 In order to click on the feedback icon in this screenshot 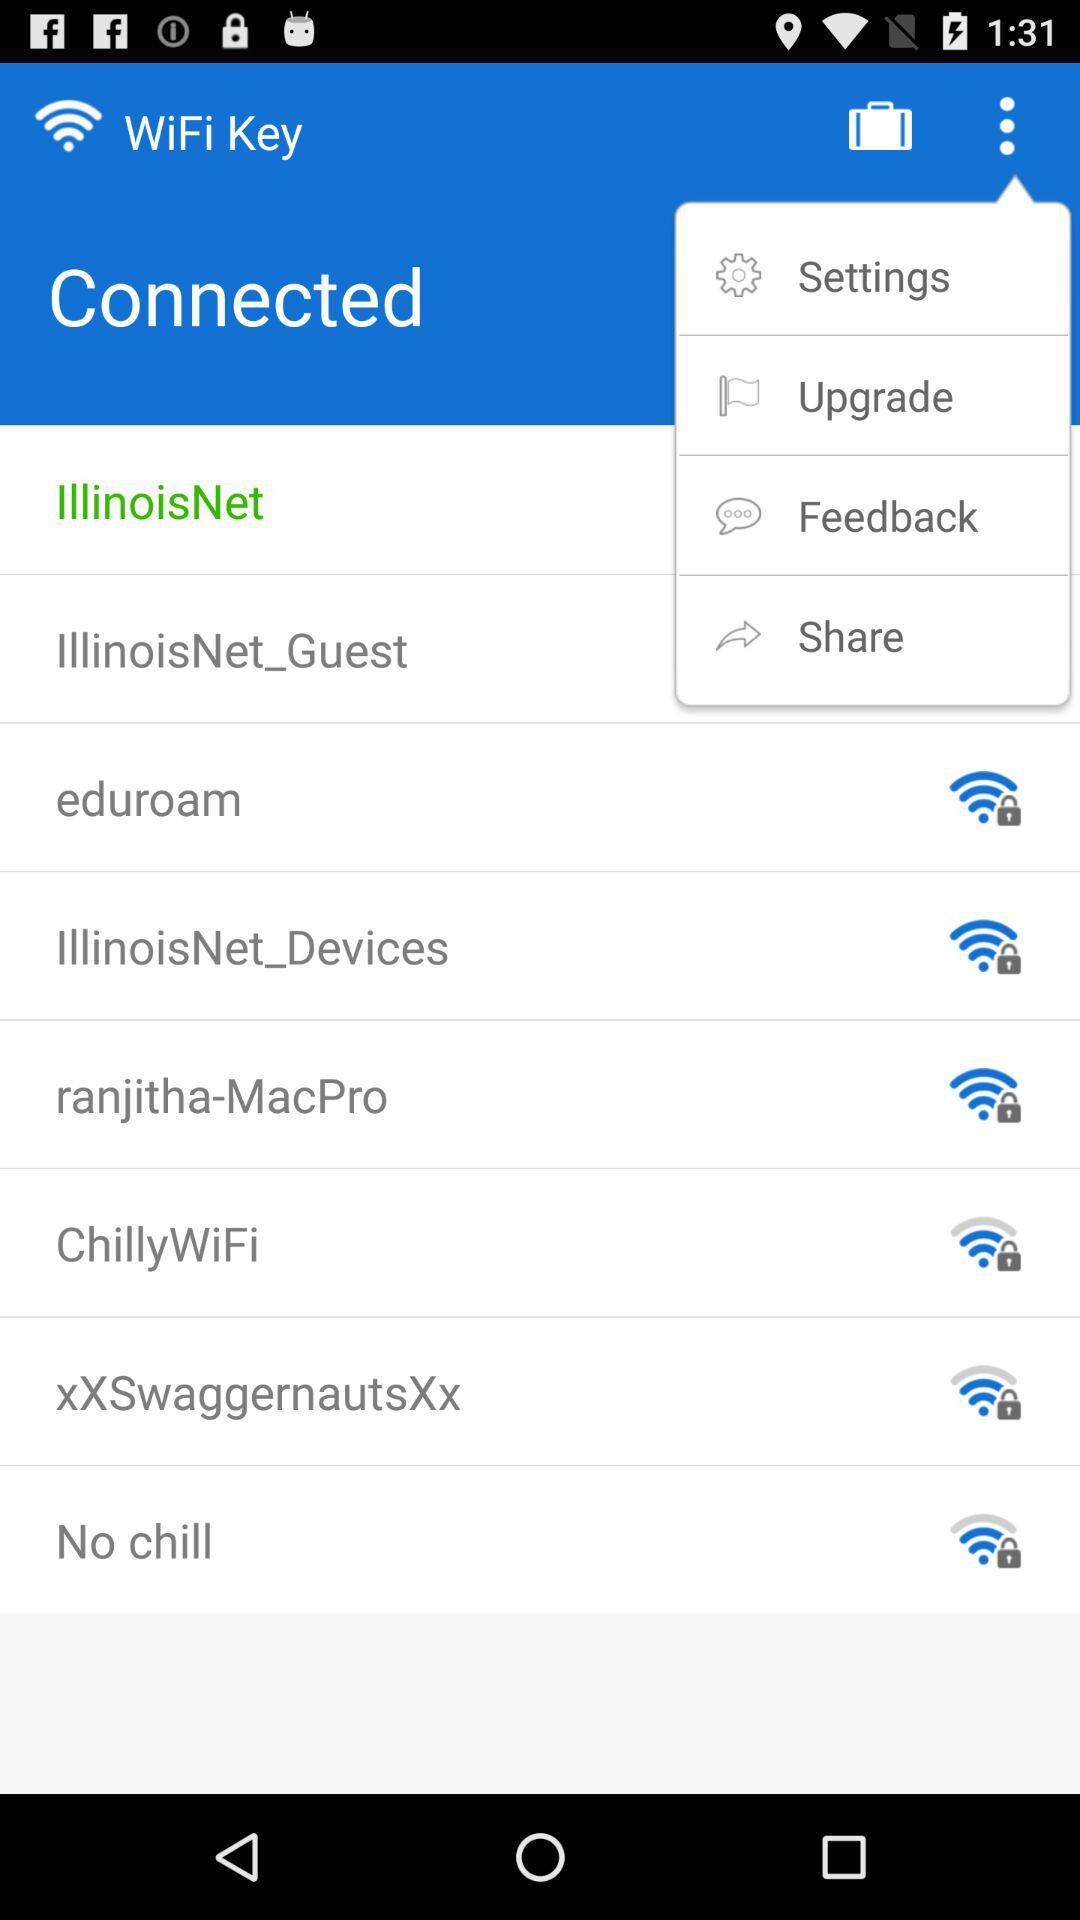, I will do `click(886, 515)`.